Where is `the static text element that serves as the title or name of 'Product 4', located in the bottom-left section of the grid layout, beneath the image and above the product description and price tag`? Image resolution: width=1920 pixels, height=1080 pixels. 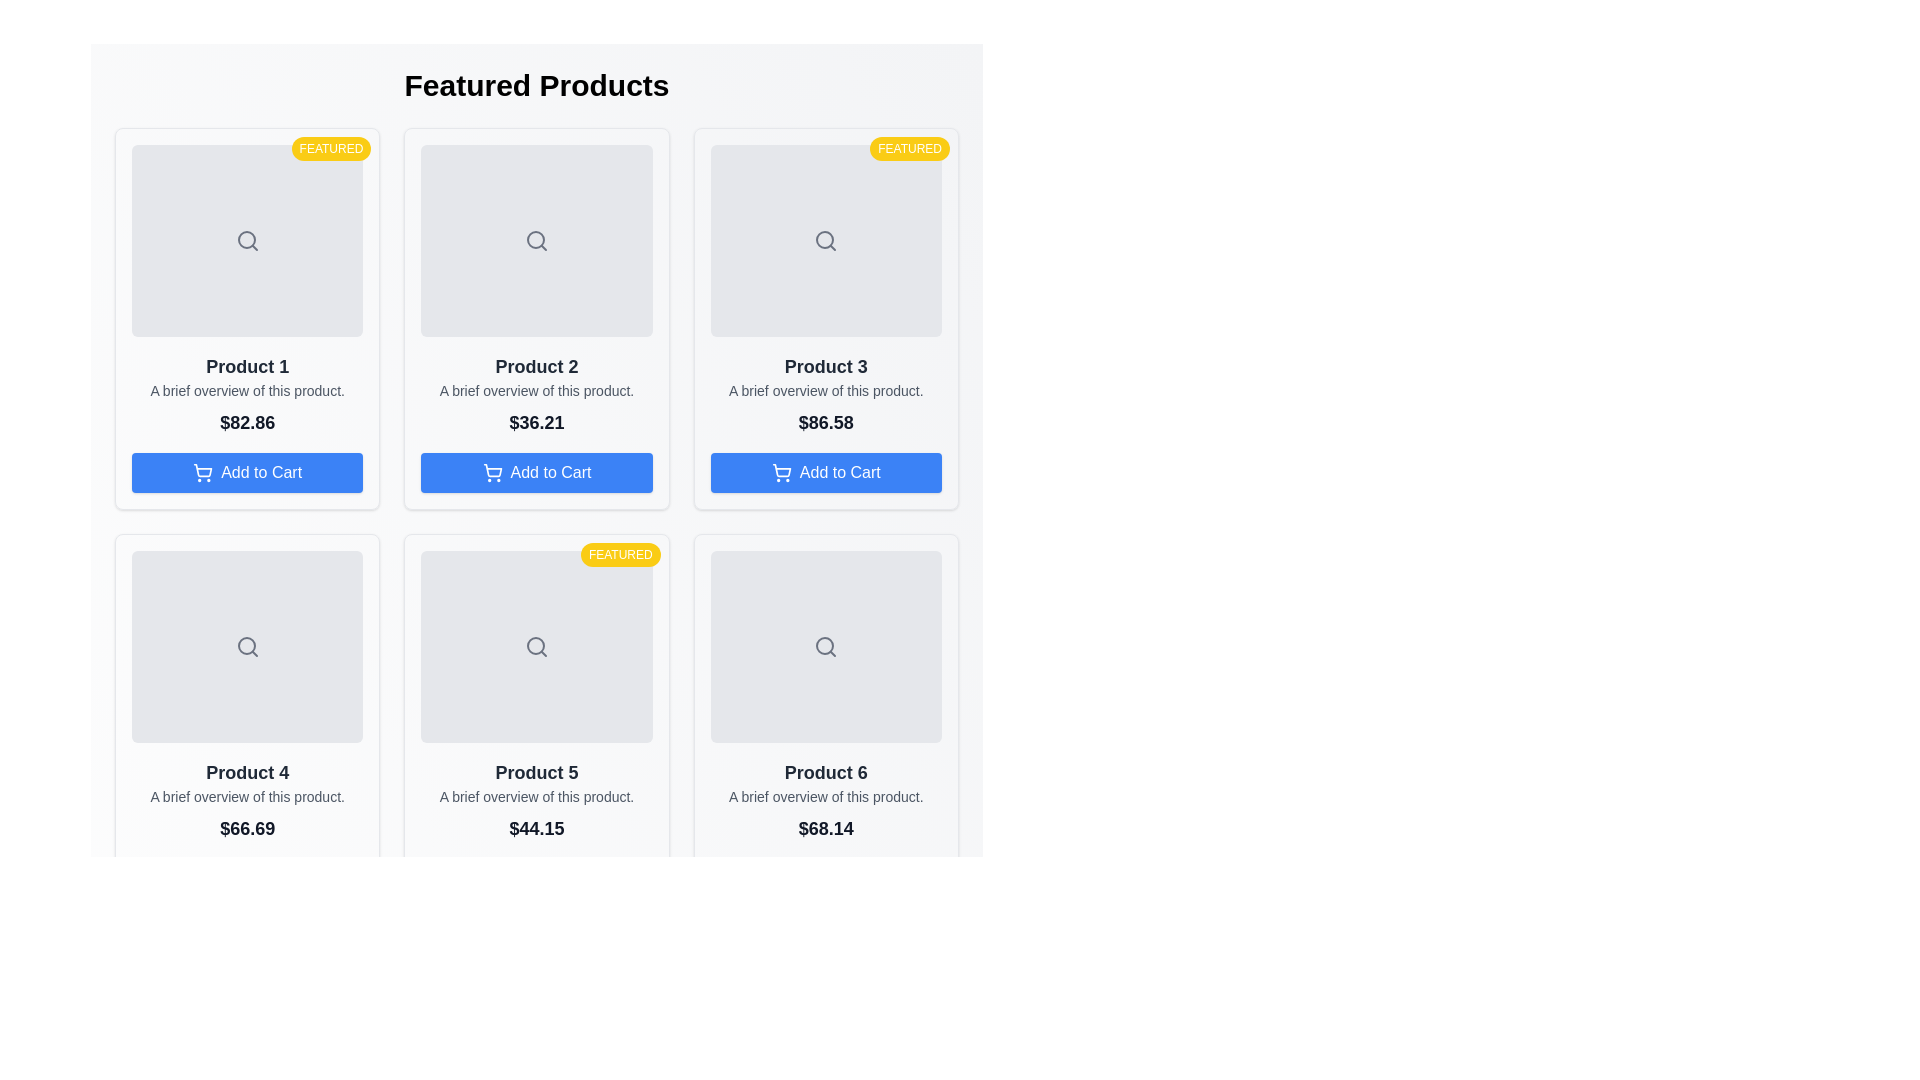 the static text element that serves as the title or name of 'Product 4', located in the bottom-left section of the grid layout, beneath the image and above the product description and price tag is located at coordinates (246, 771).